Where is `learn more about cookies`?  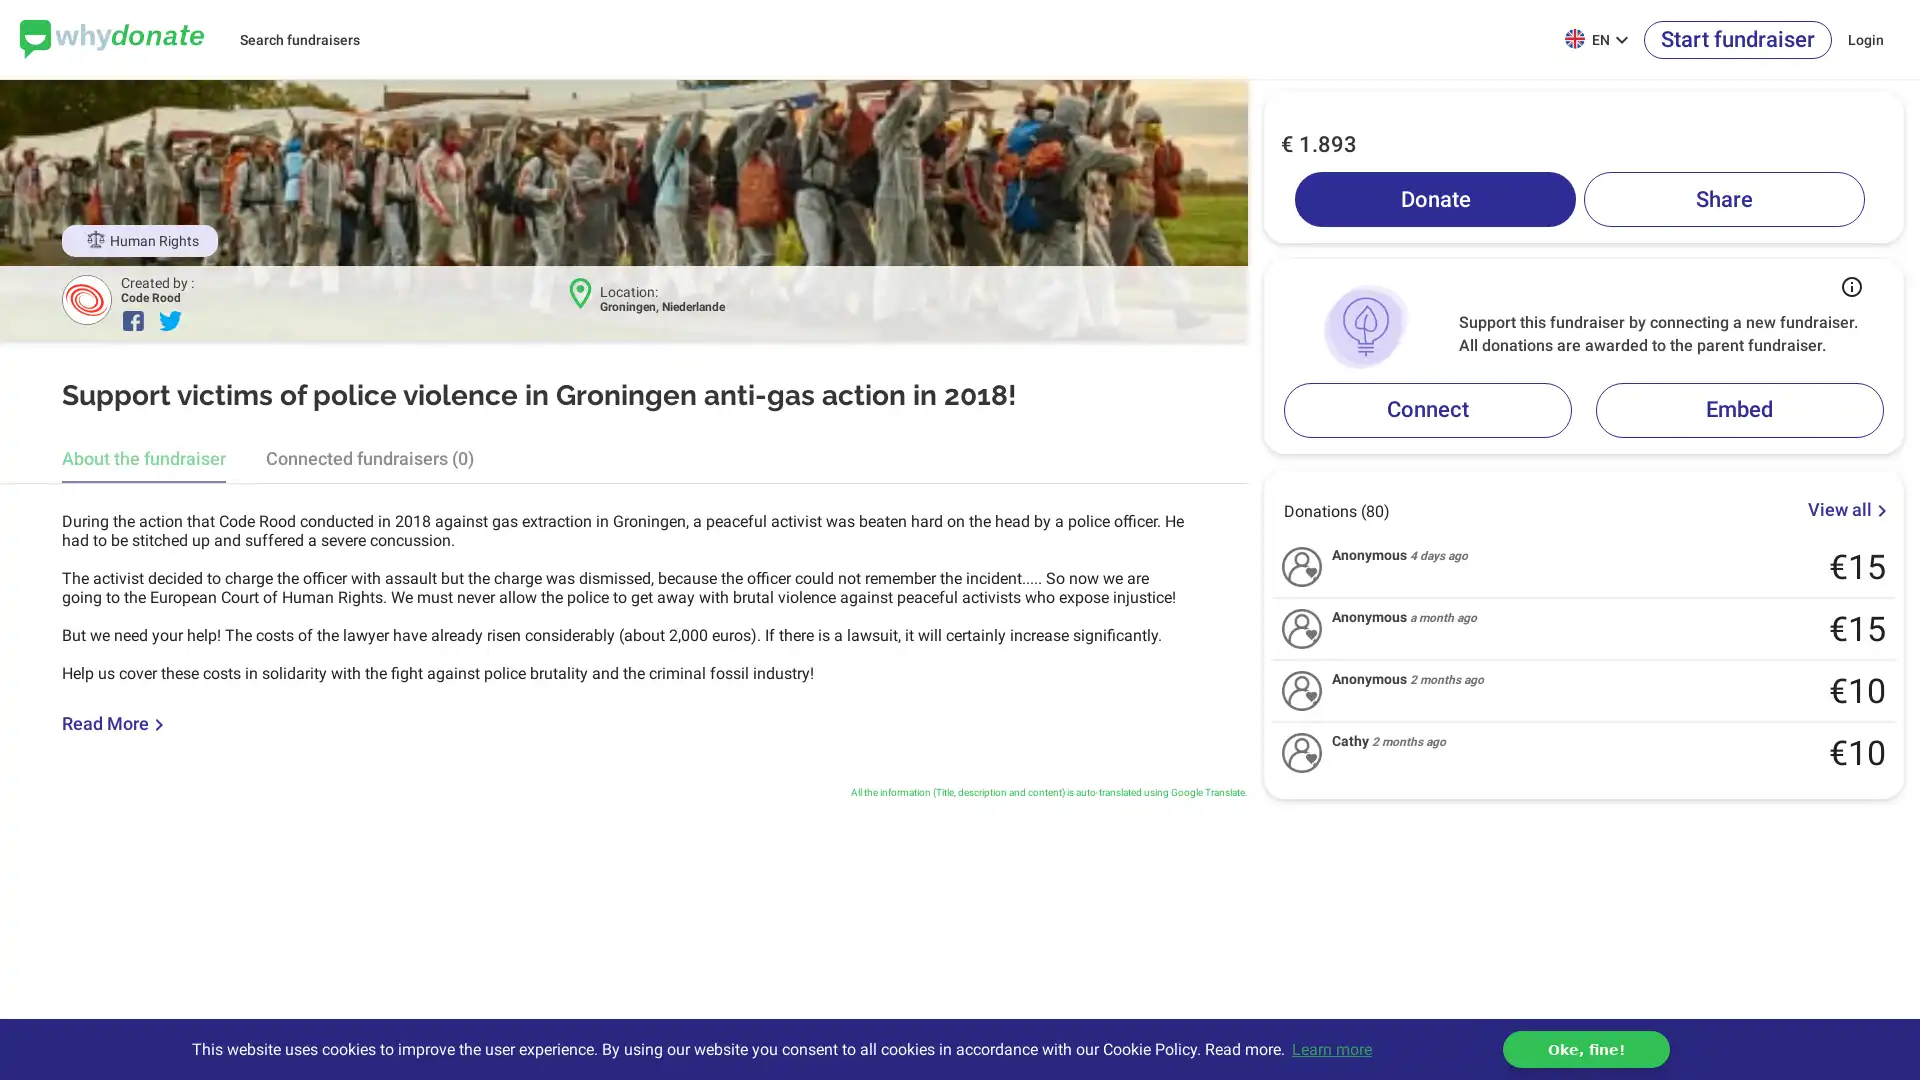 learn more about cookies is located at coordinates (1332, 1048).